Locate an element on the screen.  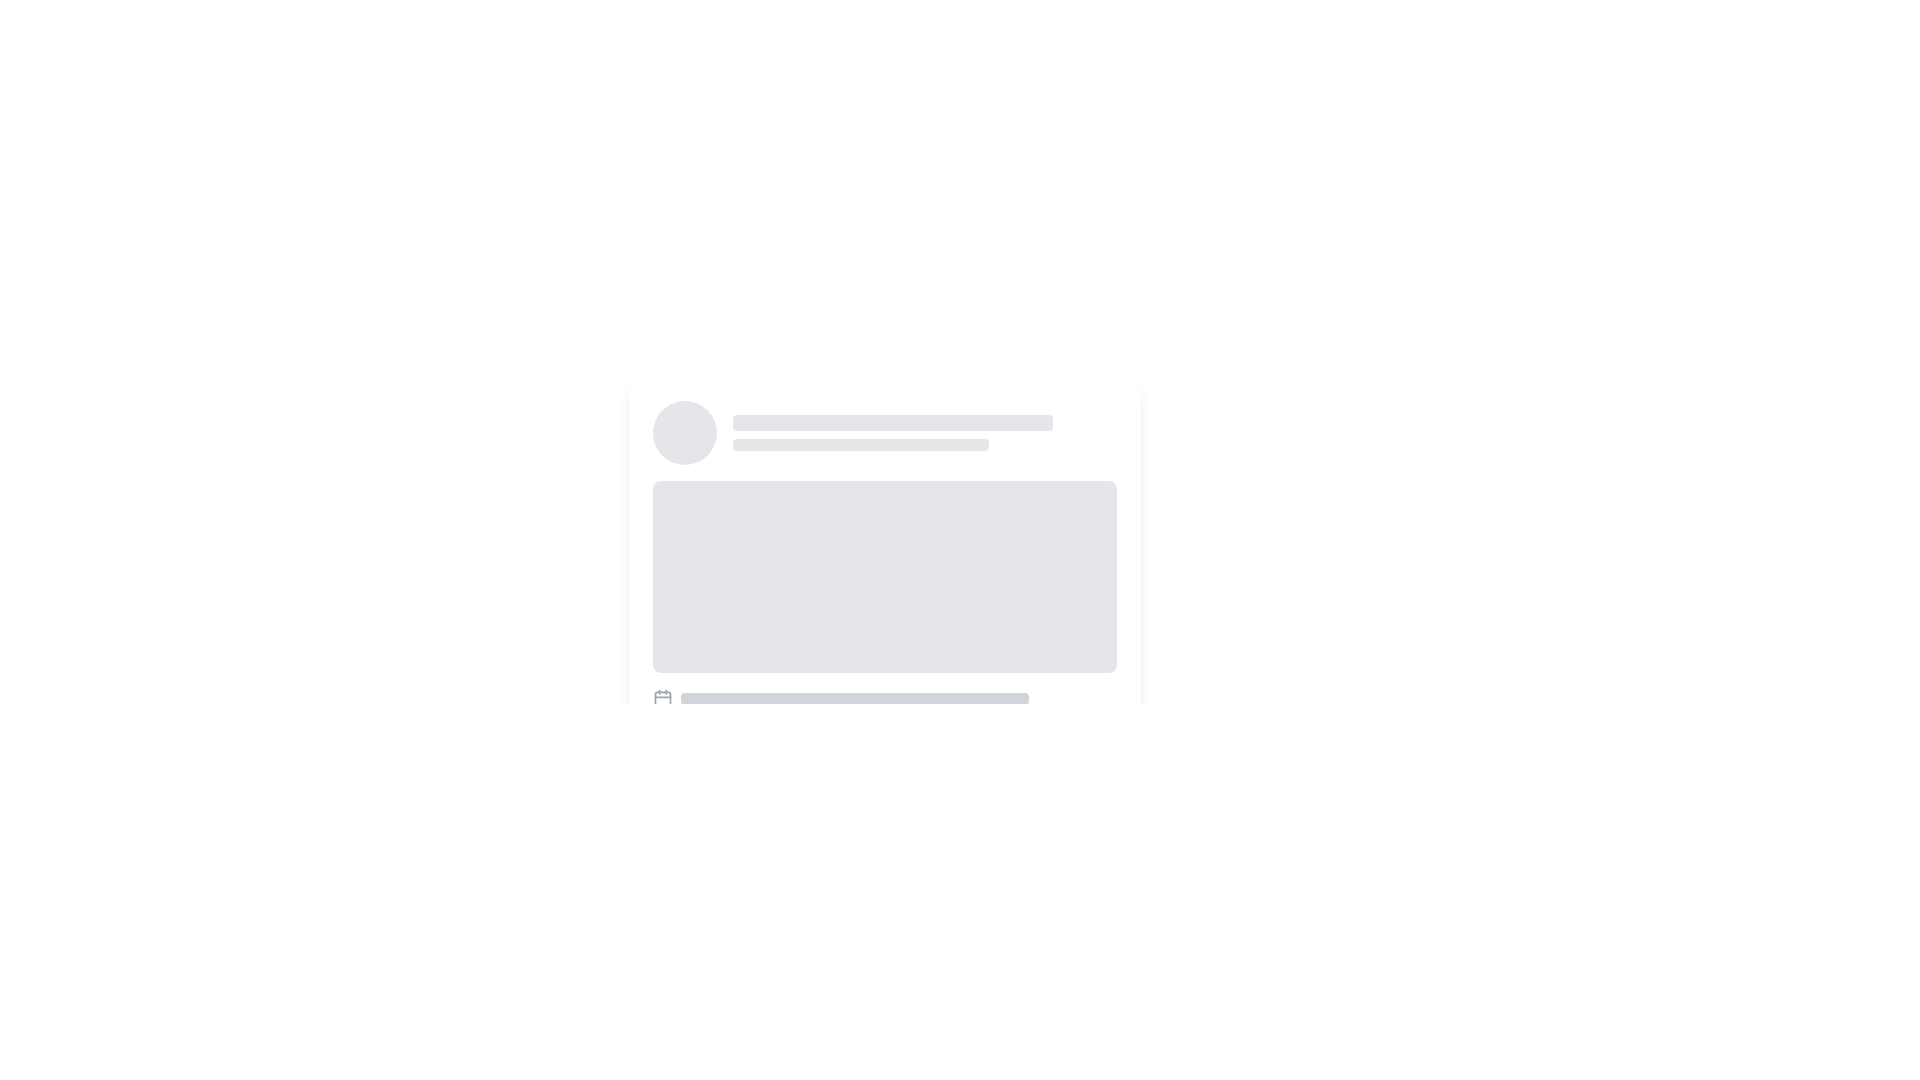
the circular placeholder located at the extreme left of its group is located at coordinates (684, 431).